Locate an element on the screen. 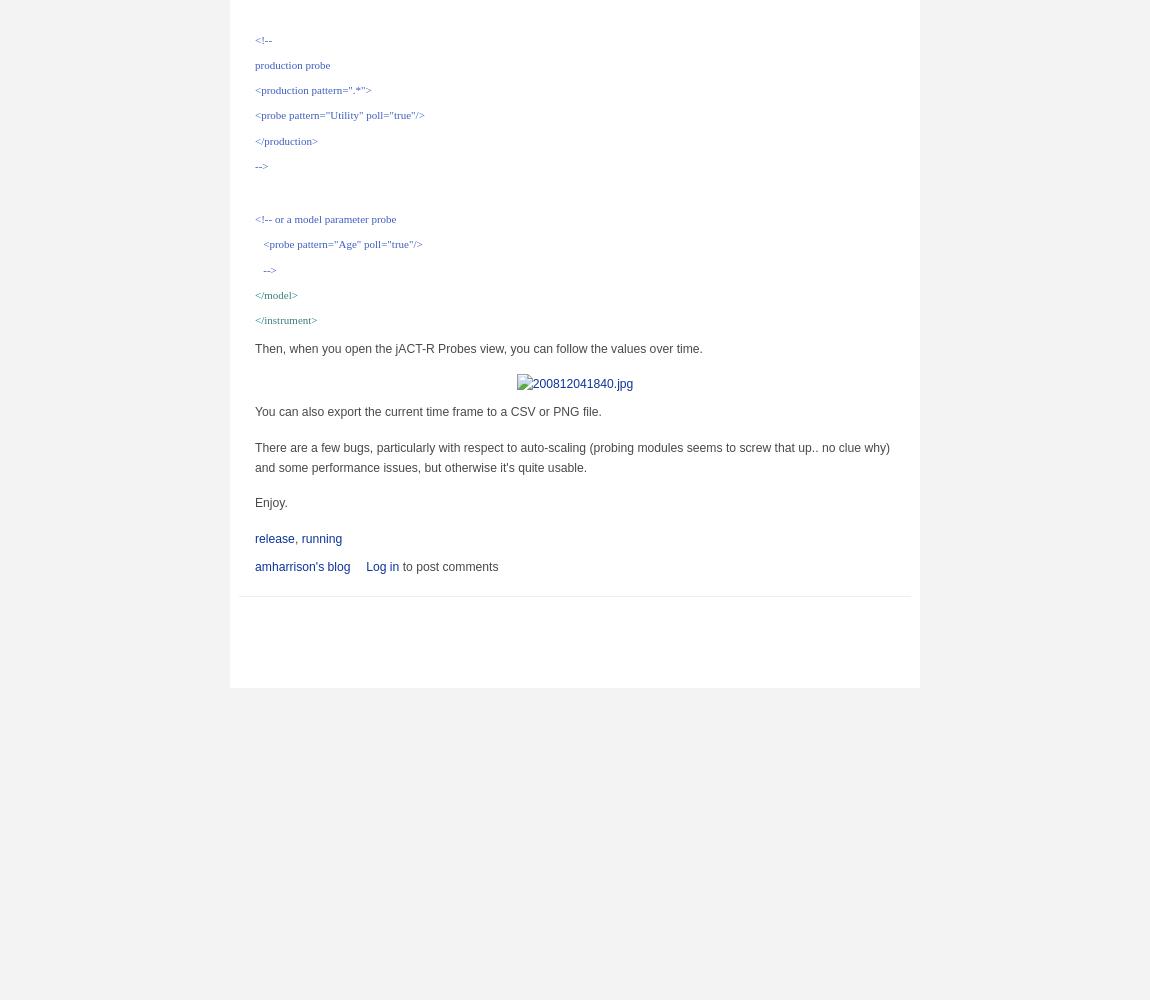 The height and width of the screenshot is (1000, 1150). '<!--' is located at coordinates (262, 39).